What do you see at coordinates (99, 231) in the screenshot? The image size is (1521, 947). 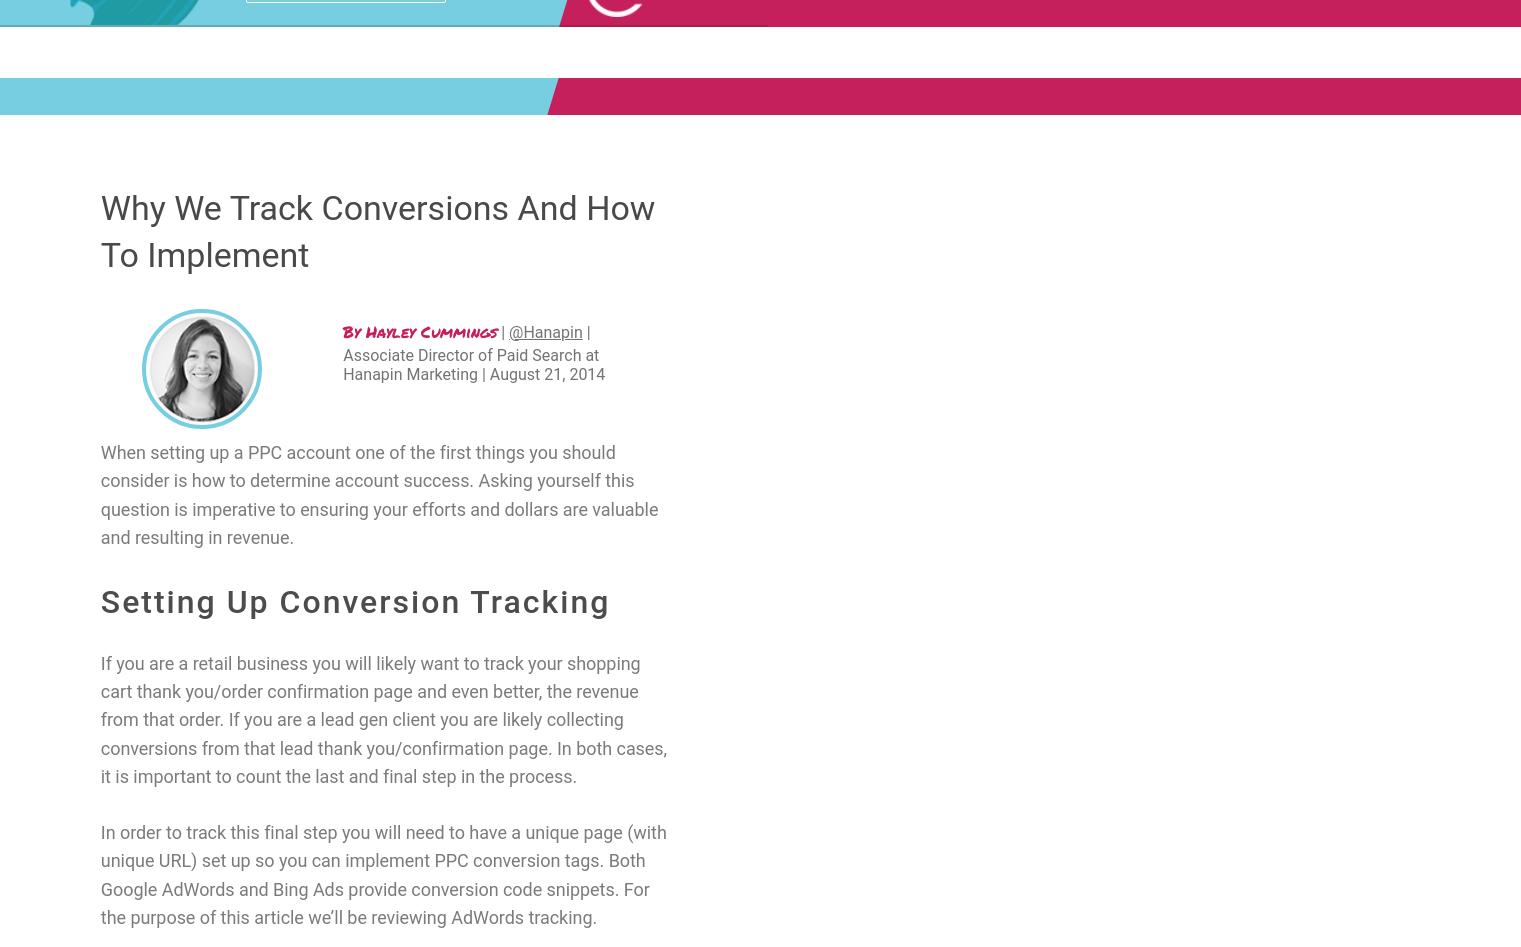 I see `'Why We Track Conversions And How To Implement'` at bounding box center [99, 231].